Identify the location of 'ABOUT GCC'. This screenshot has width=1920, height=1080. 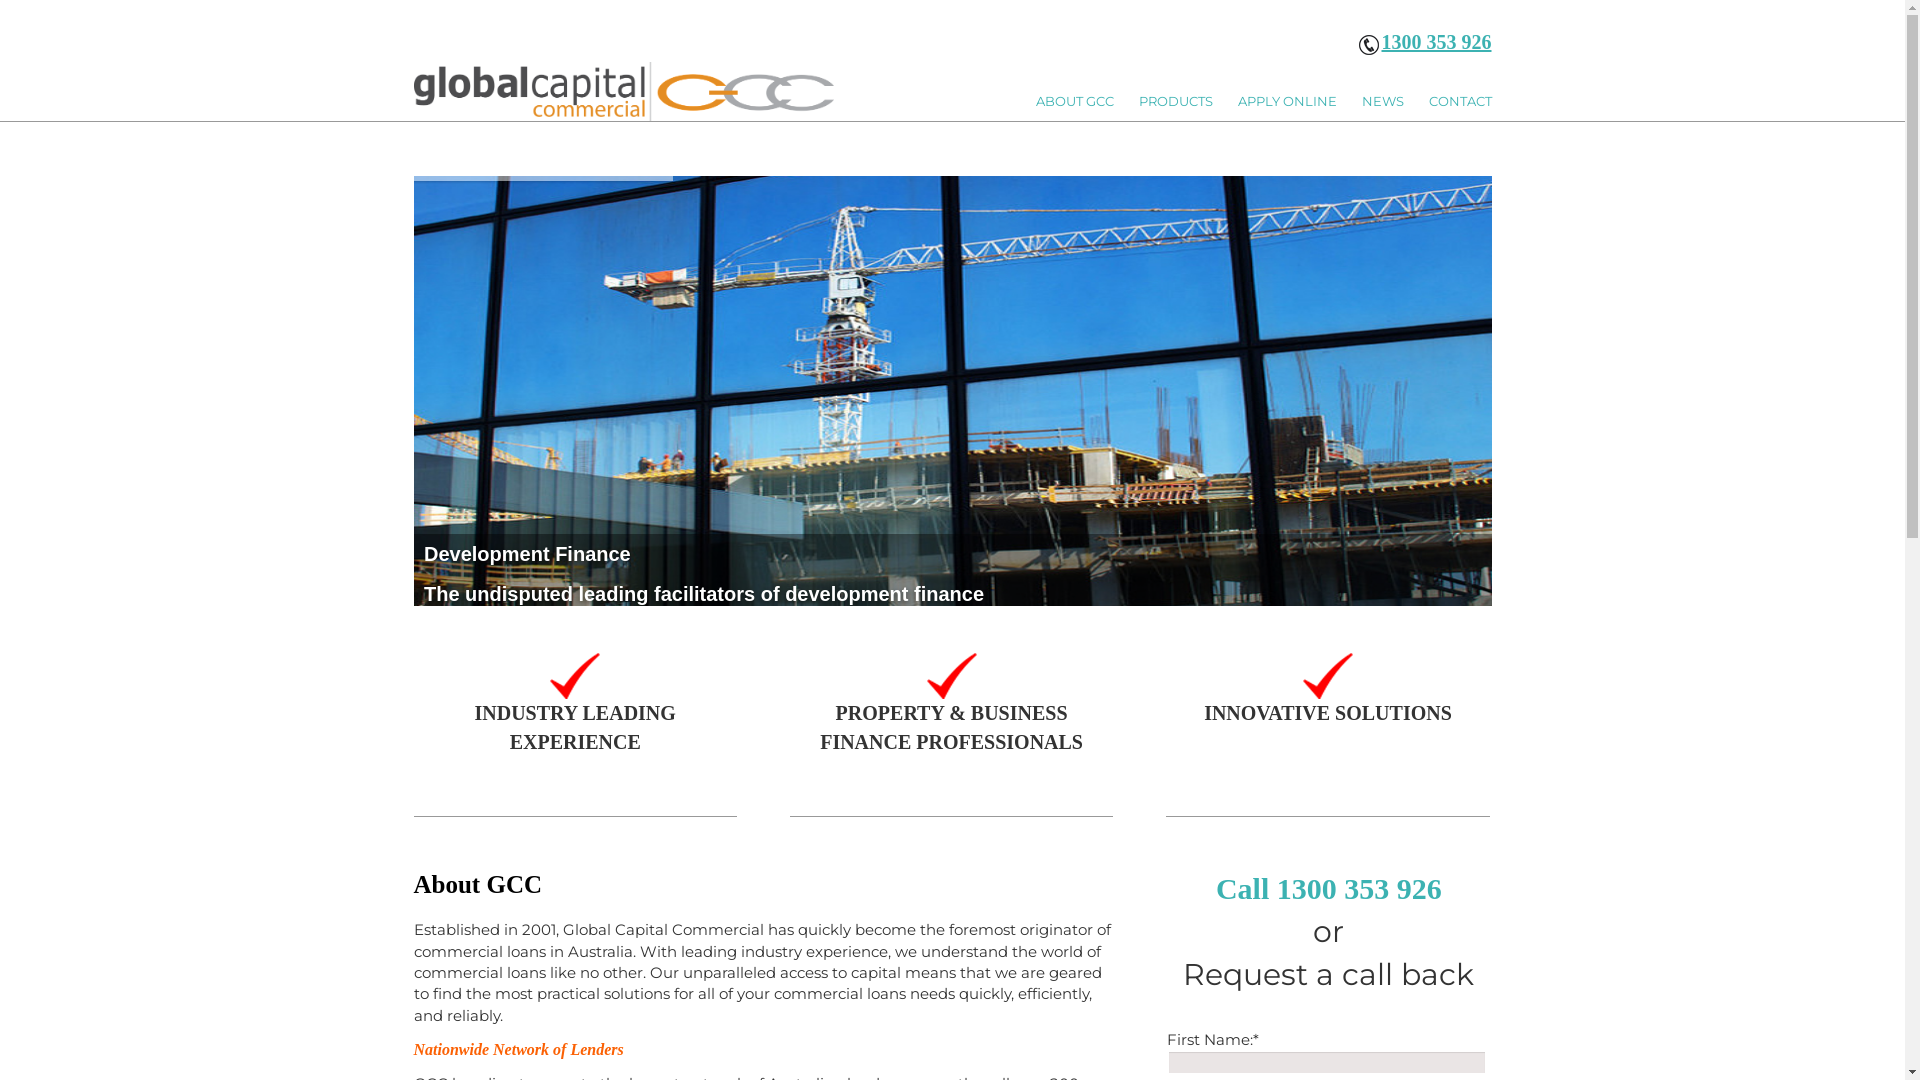
(1086, 100).